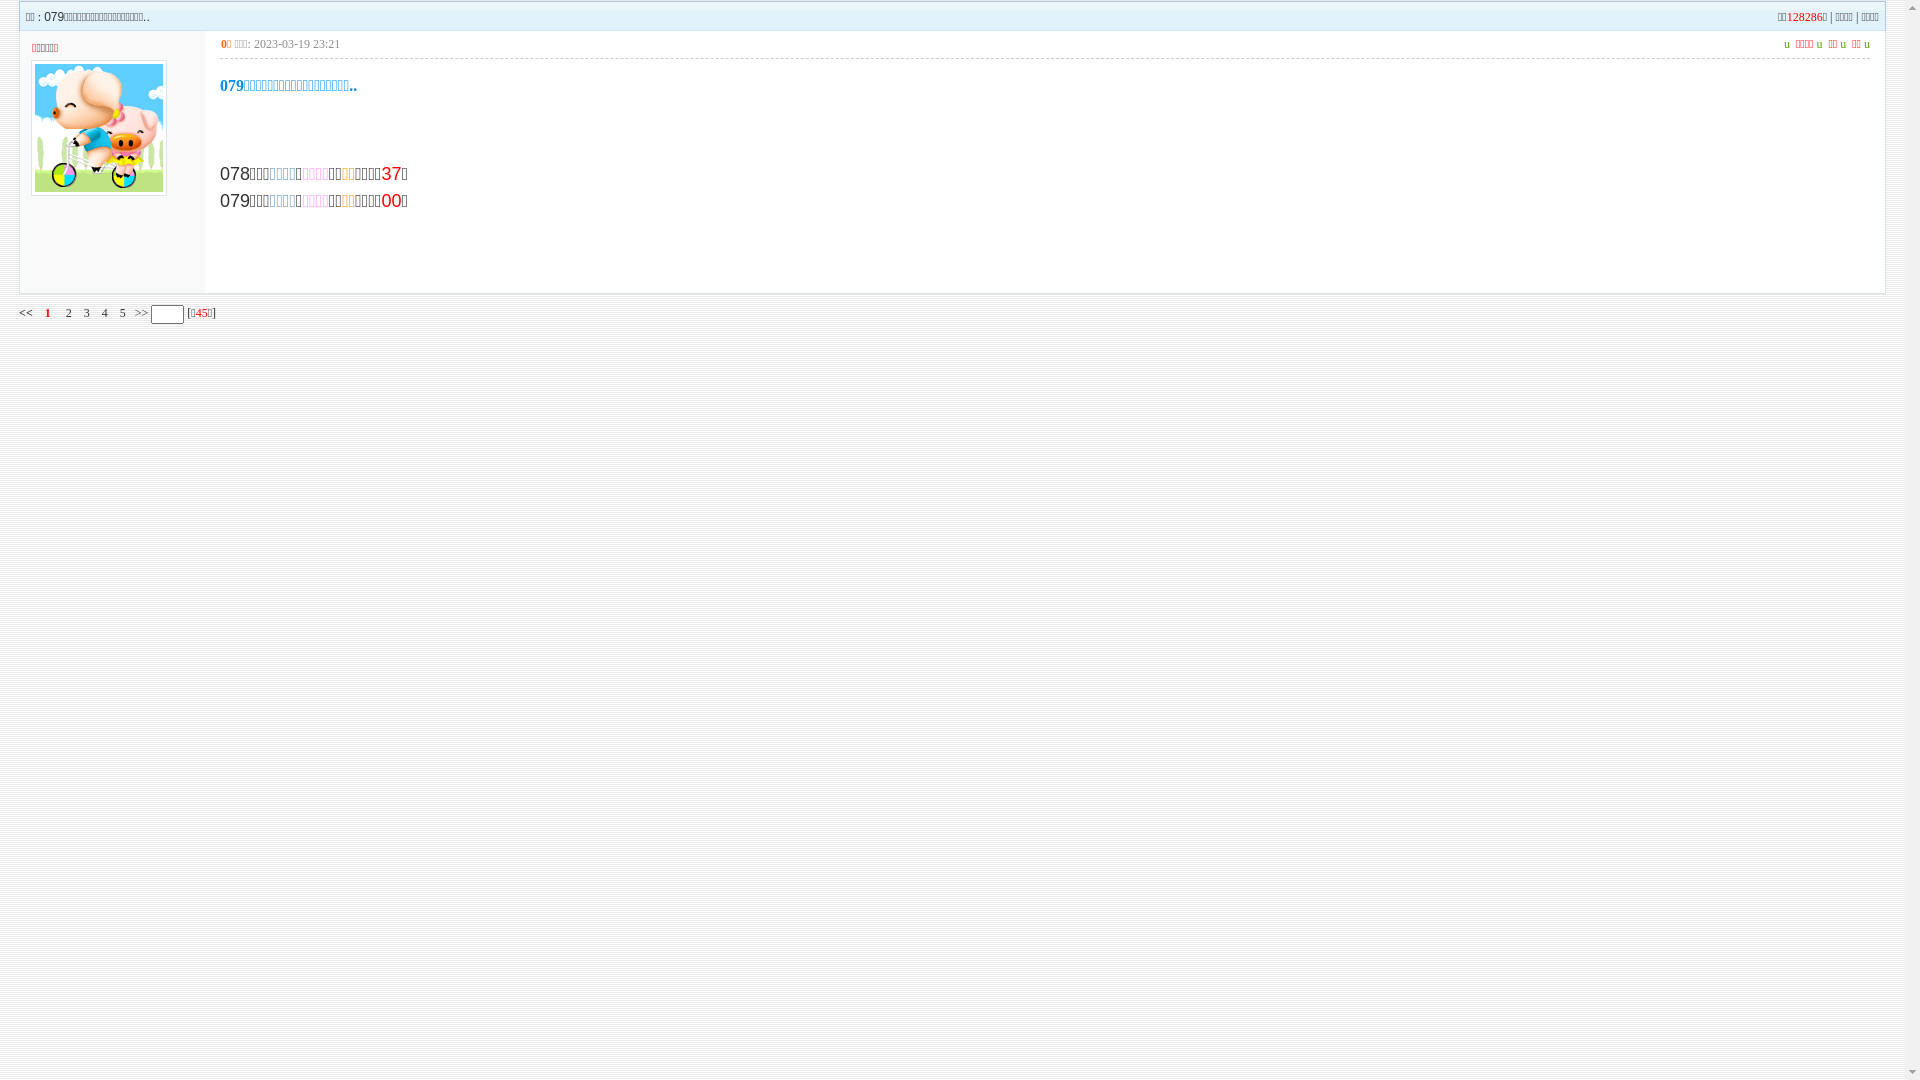 This screenshot has width=1920, height=1080. What do you see at coordinates (104, 312) in the screenshot?
I see `'4'` at bounding box center [104, 312].